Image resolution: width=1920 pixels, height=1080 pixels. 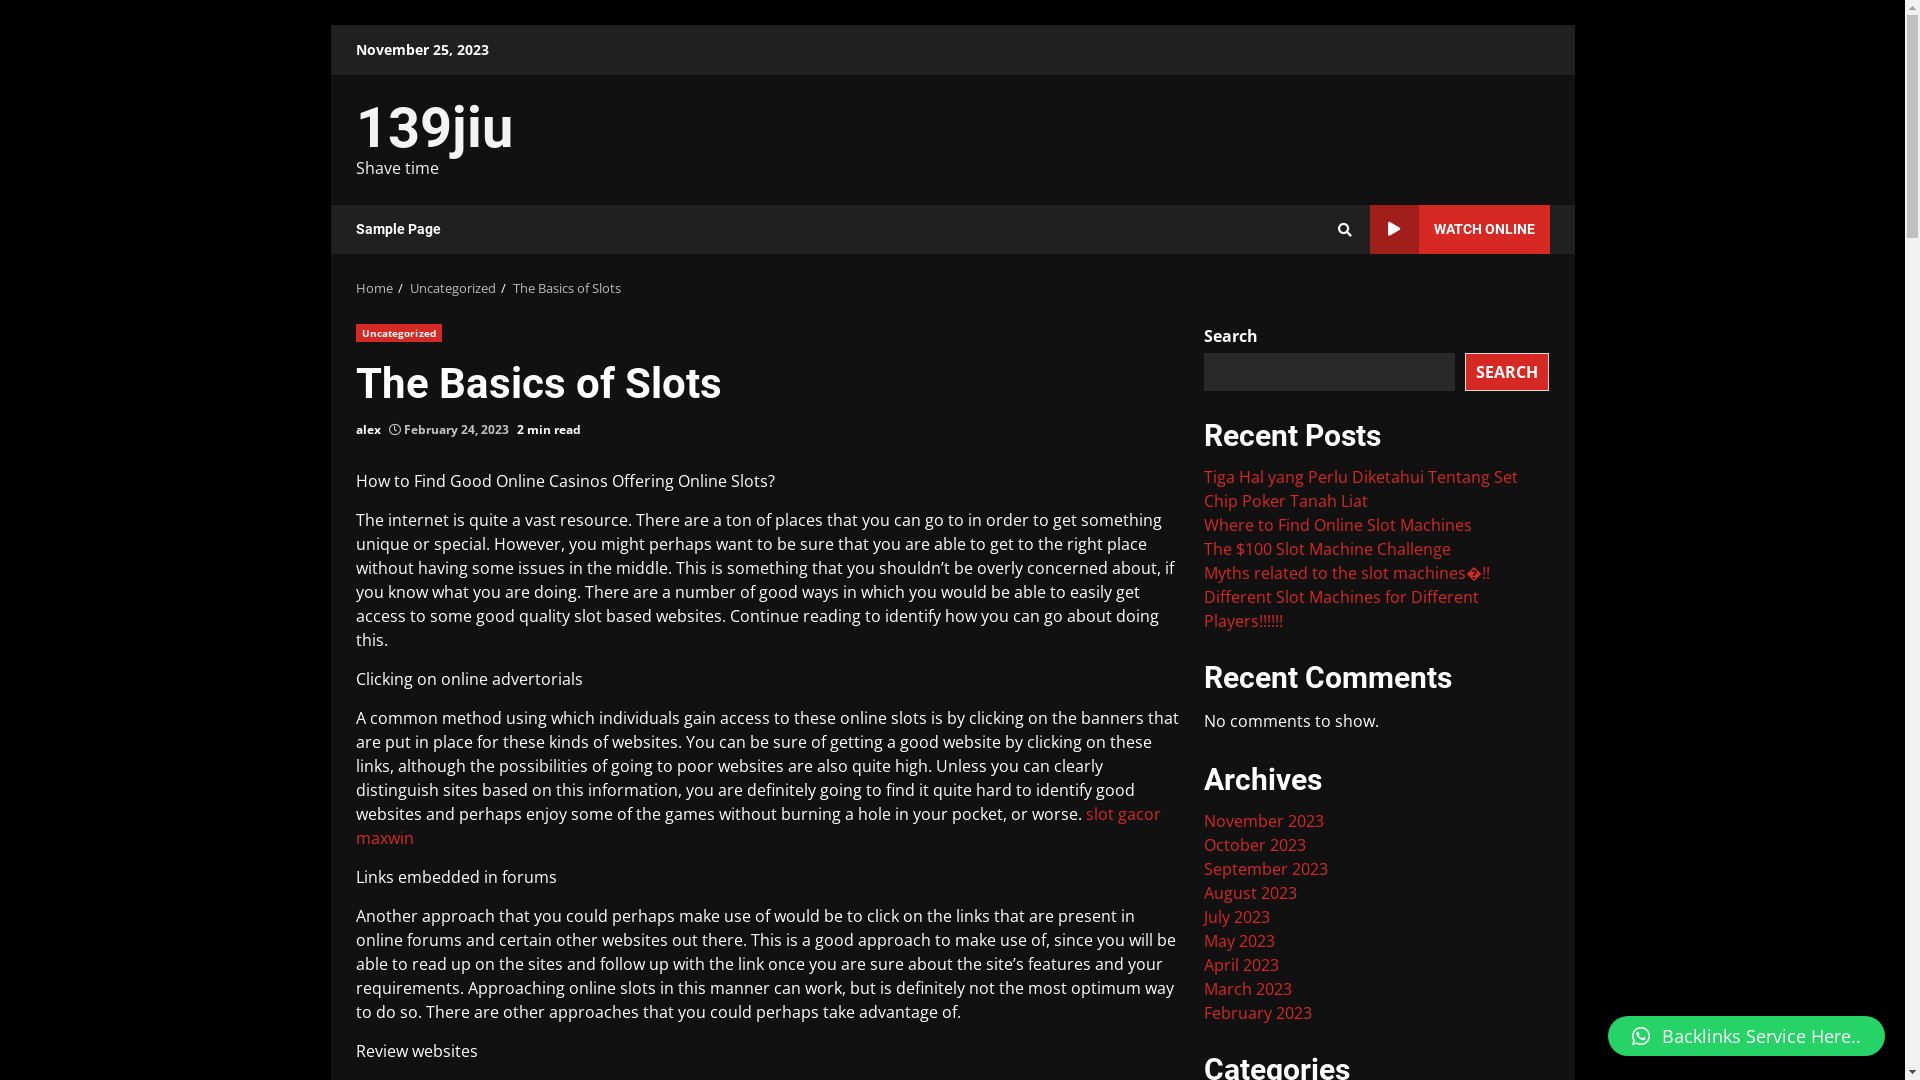 What do you see at coordinates (433, 127) in the screenshot?
I see `'139jiu'` at bounding box center [433, 127].